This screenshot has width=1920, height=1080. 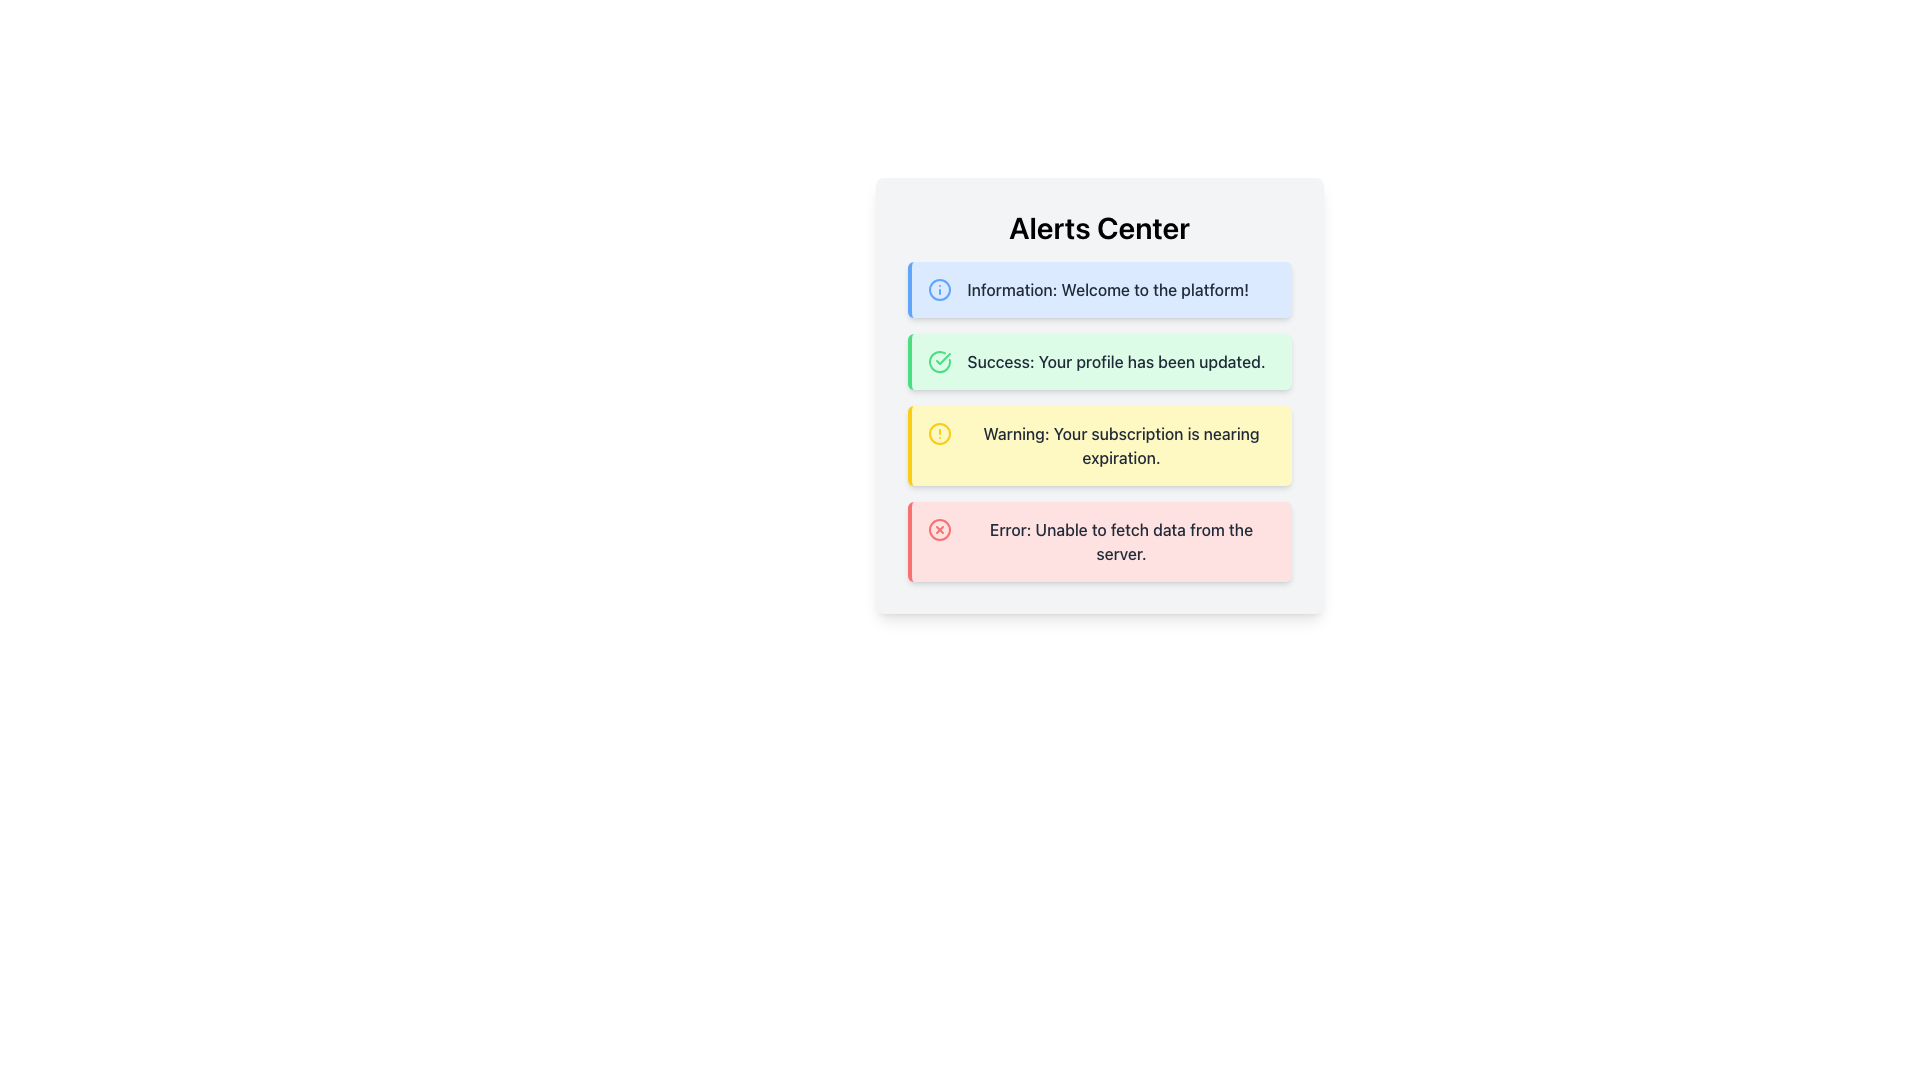 What do you see at coordinates (946, 528) in the screenshot?
I see `the error indicator icon located to the left of the fourth alert message in the 'Alerts Center' section that visually indicates an error or issue` at bounding box center [946, 528].